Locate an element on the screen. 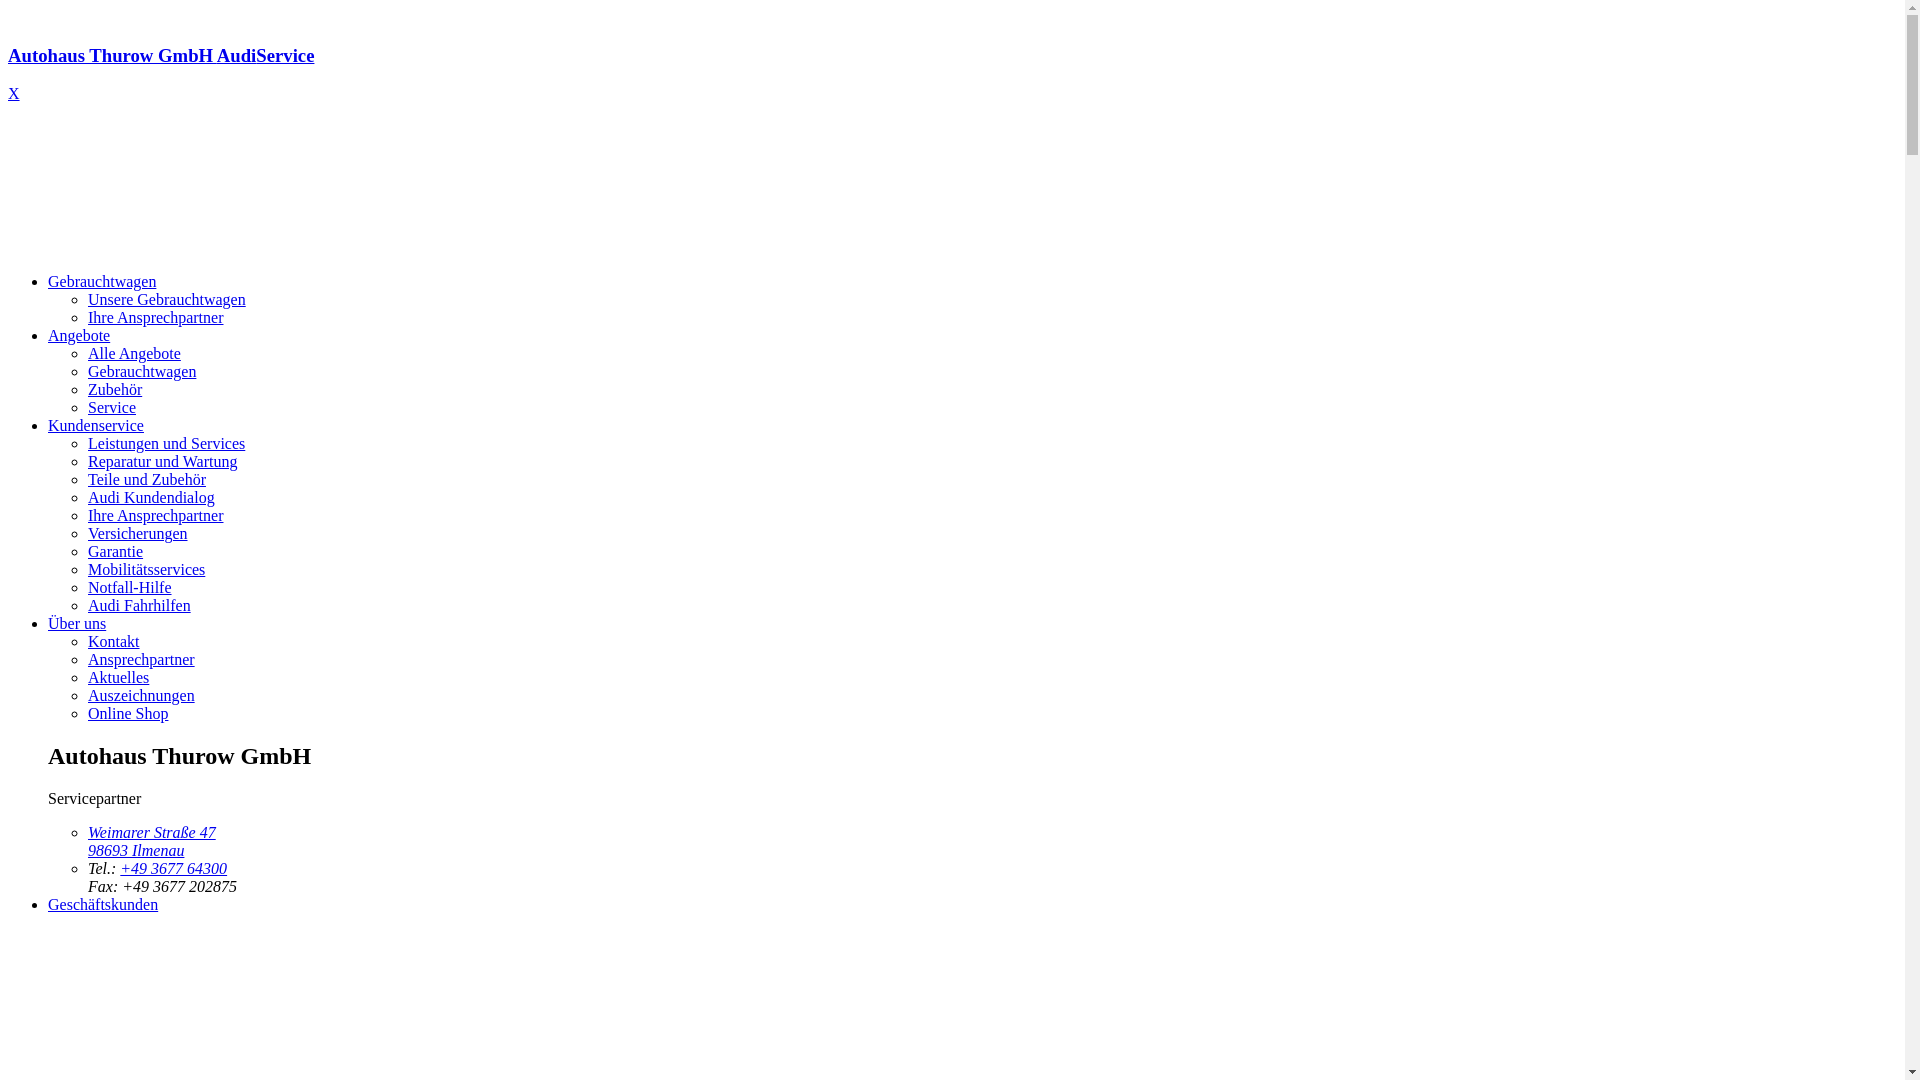 This screenshot has width=1920, height=1080. 'Reparatur und Wartung' is located at coordinates (162, 461).